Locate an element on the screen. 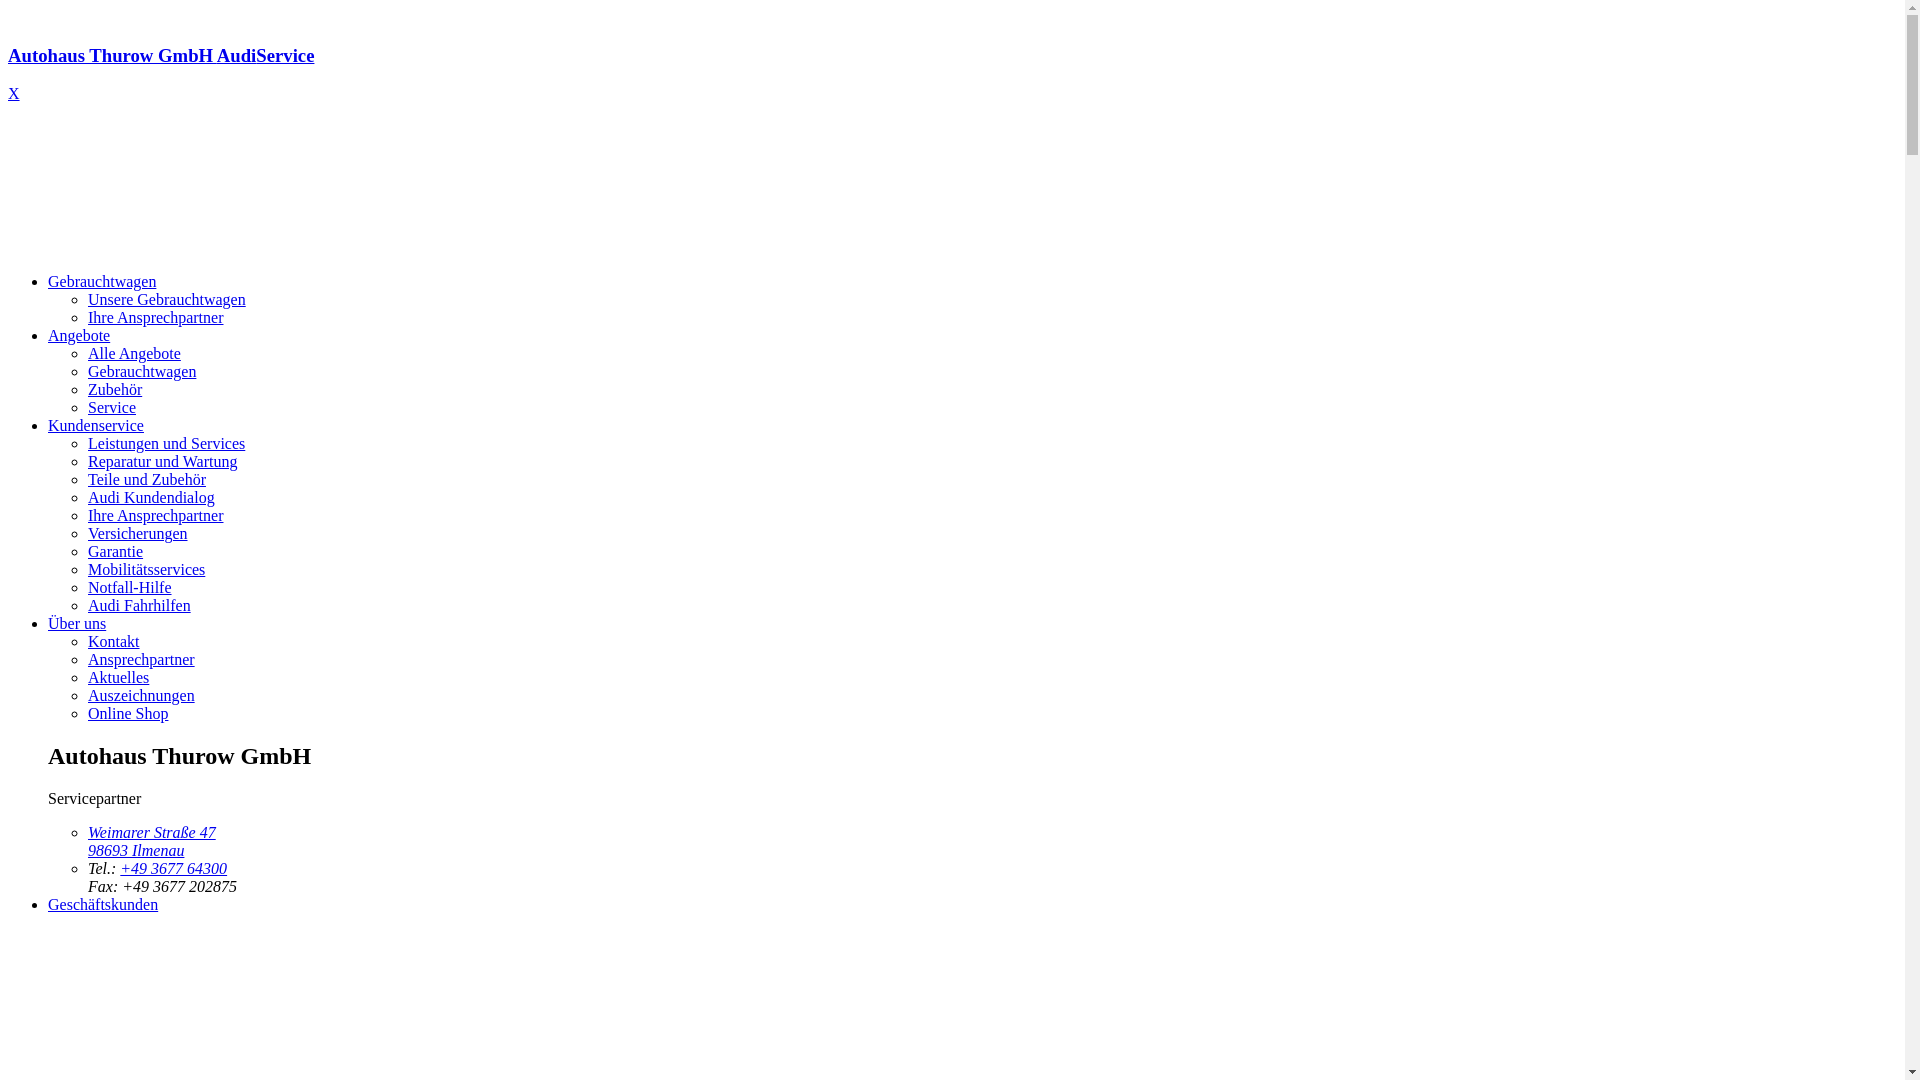 This screenshot has width=1920, height=1080. 'Reparatur und Wartung' is located at coordinates (162, 461).